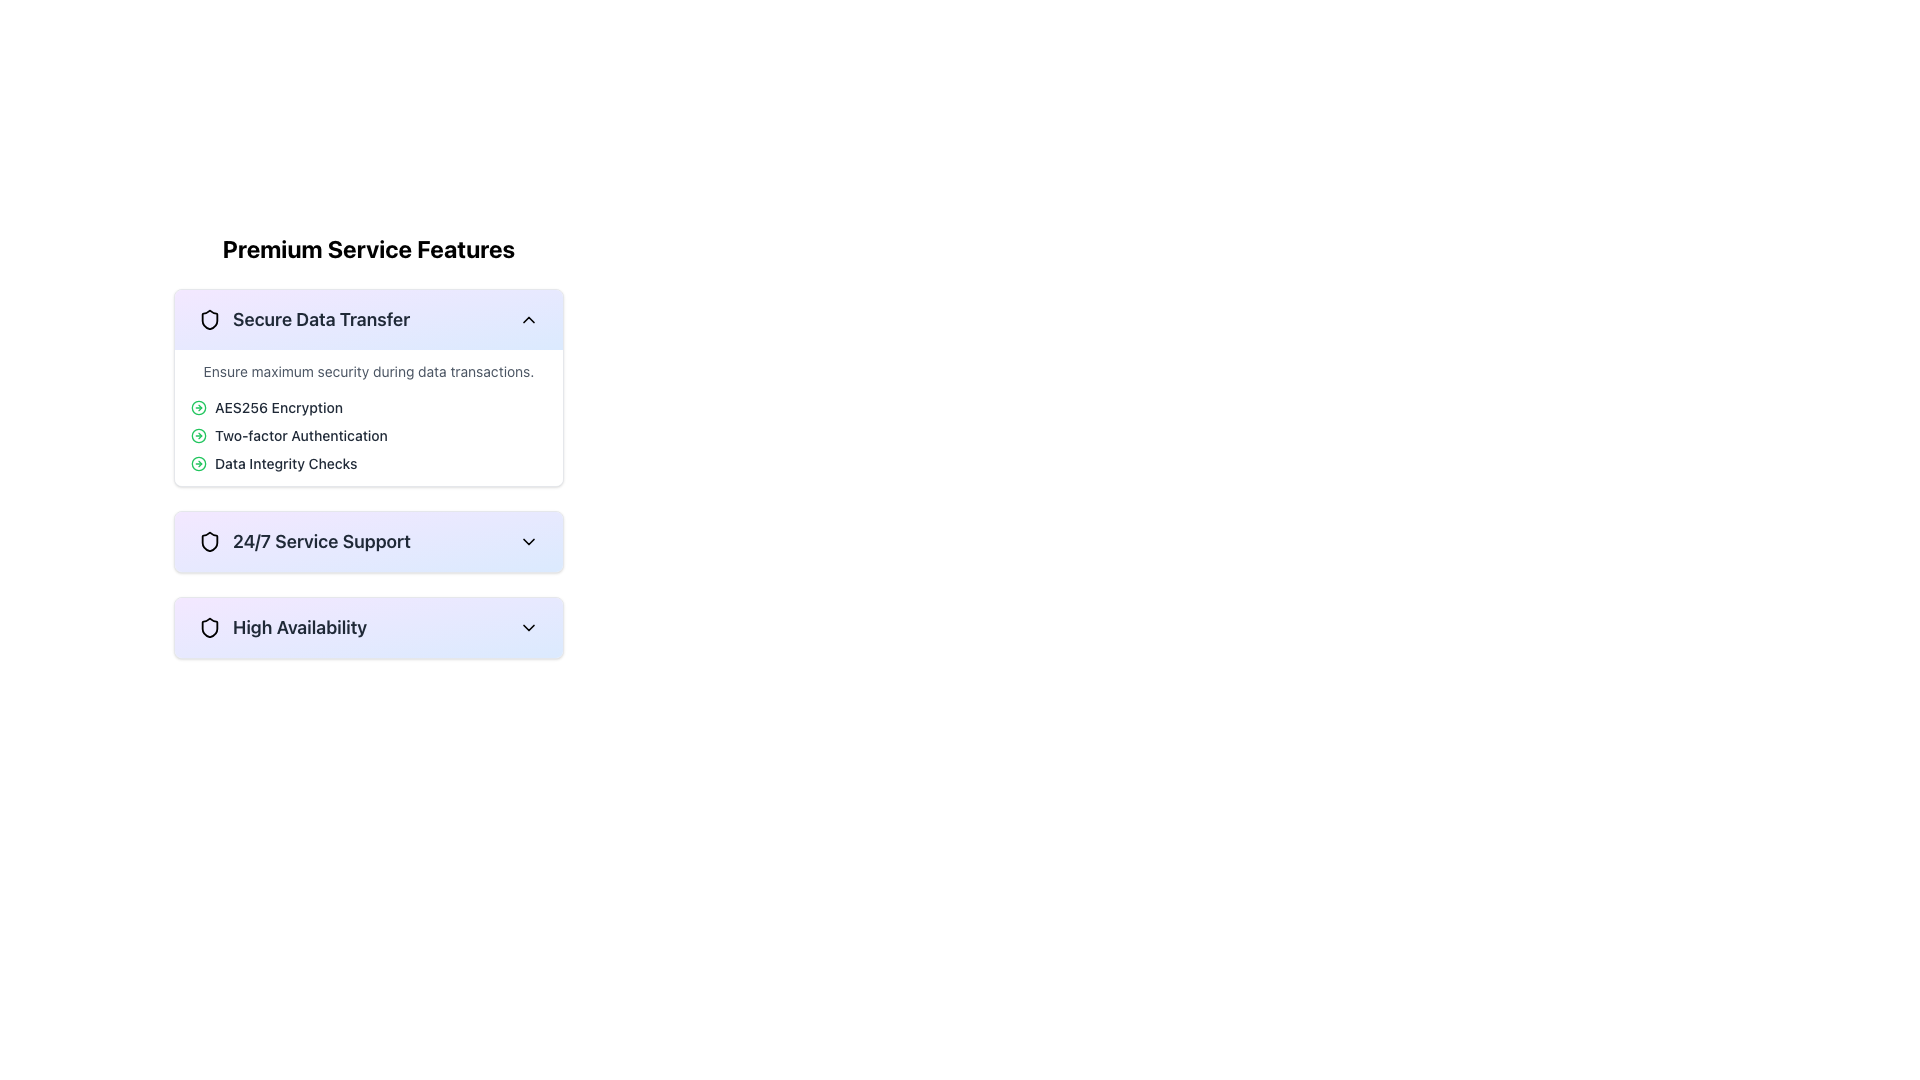 Image resolution: width=1920 pixels, height=1080 pixels. I want to click on the green circular icon with a rightward arrow, located to the left of the 'Data Integrity Checks' text in the 'Secure Data Transfer' section, so click(198, 463).